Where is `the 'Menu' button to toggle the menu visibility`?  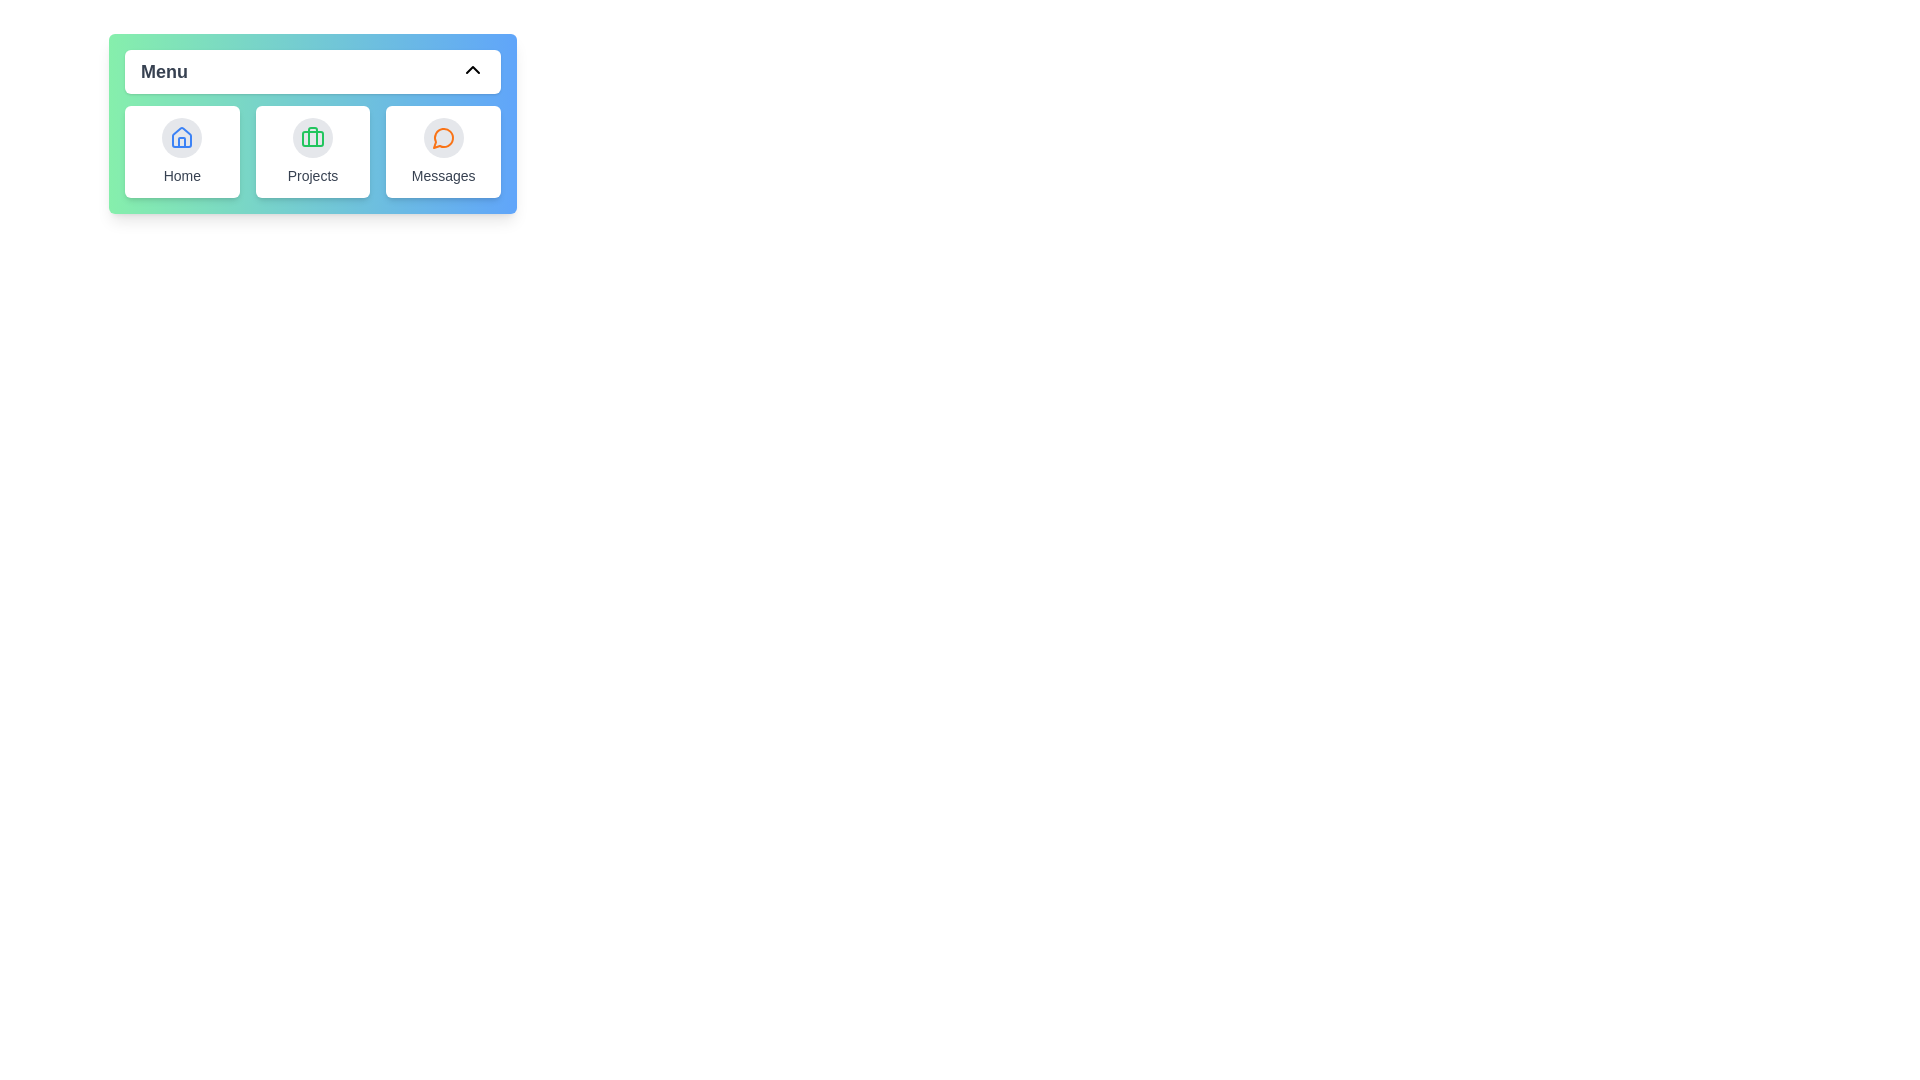 the 'Menu' button to toggle the menu visibility is located at coordinates (311, 71).